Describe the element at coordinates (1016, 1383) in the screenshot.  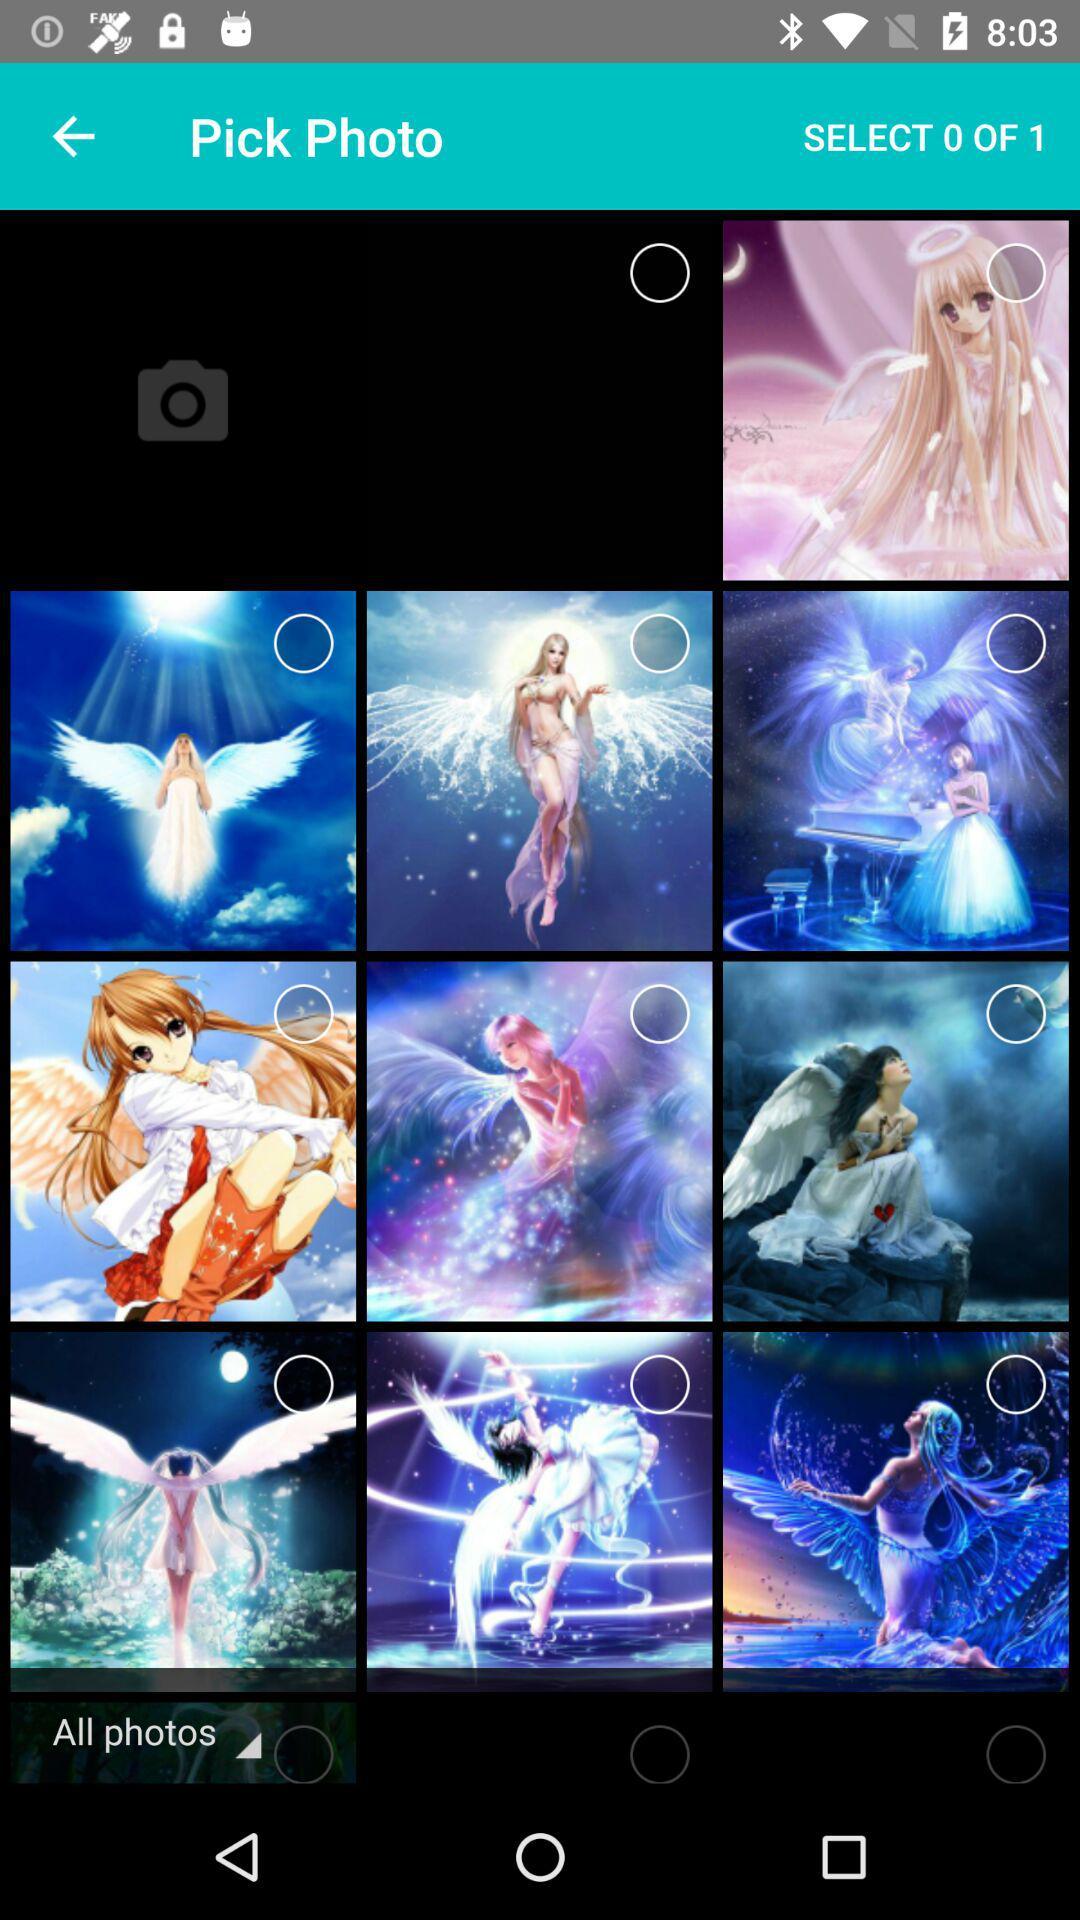
I see `photo` at that location.